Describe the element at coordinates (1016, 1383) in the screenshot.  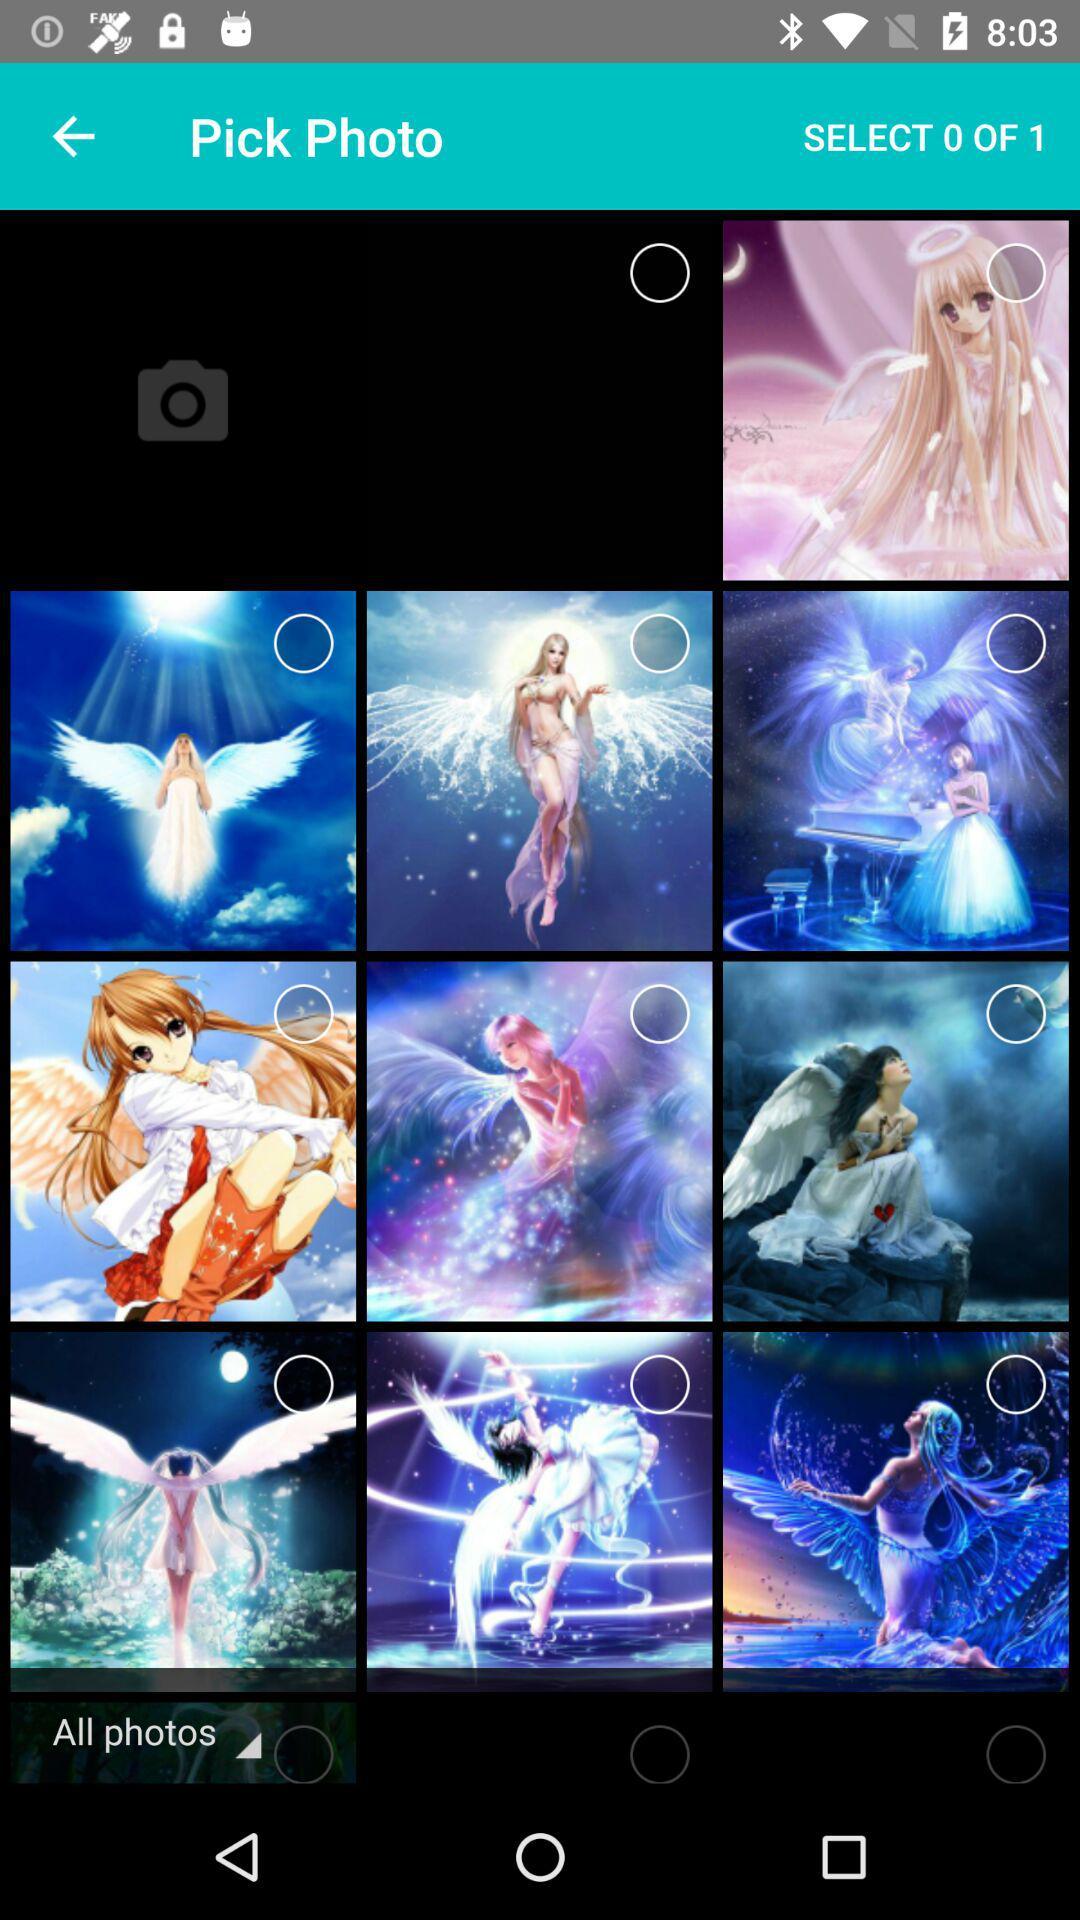
I see `photo` at that location.